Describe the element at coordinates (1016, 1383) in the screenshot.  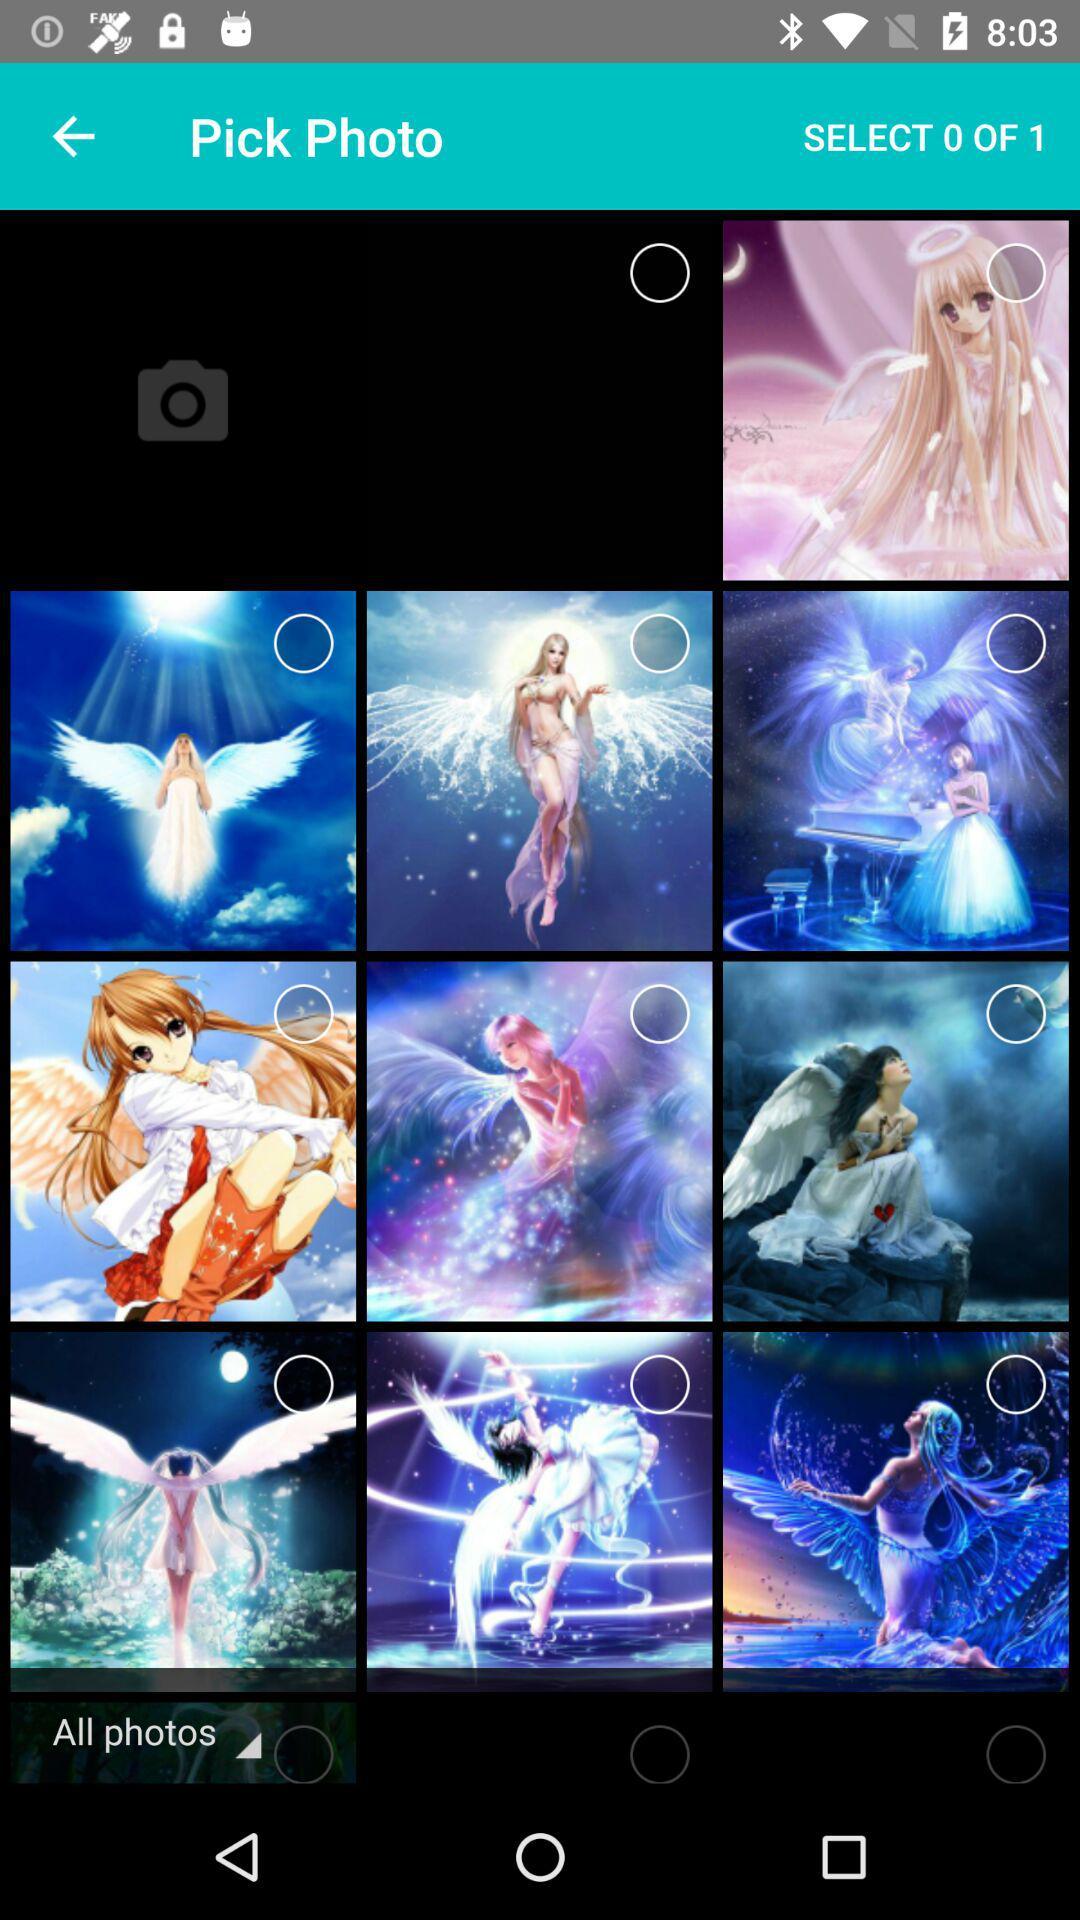
I see `photo` at that location.